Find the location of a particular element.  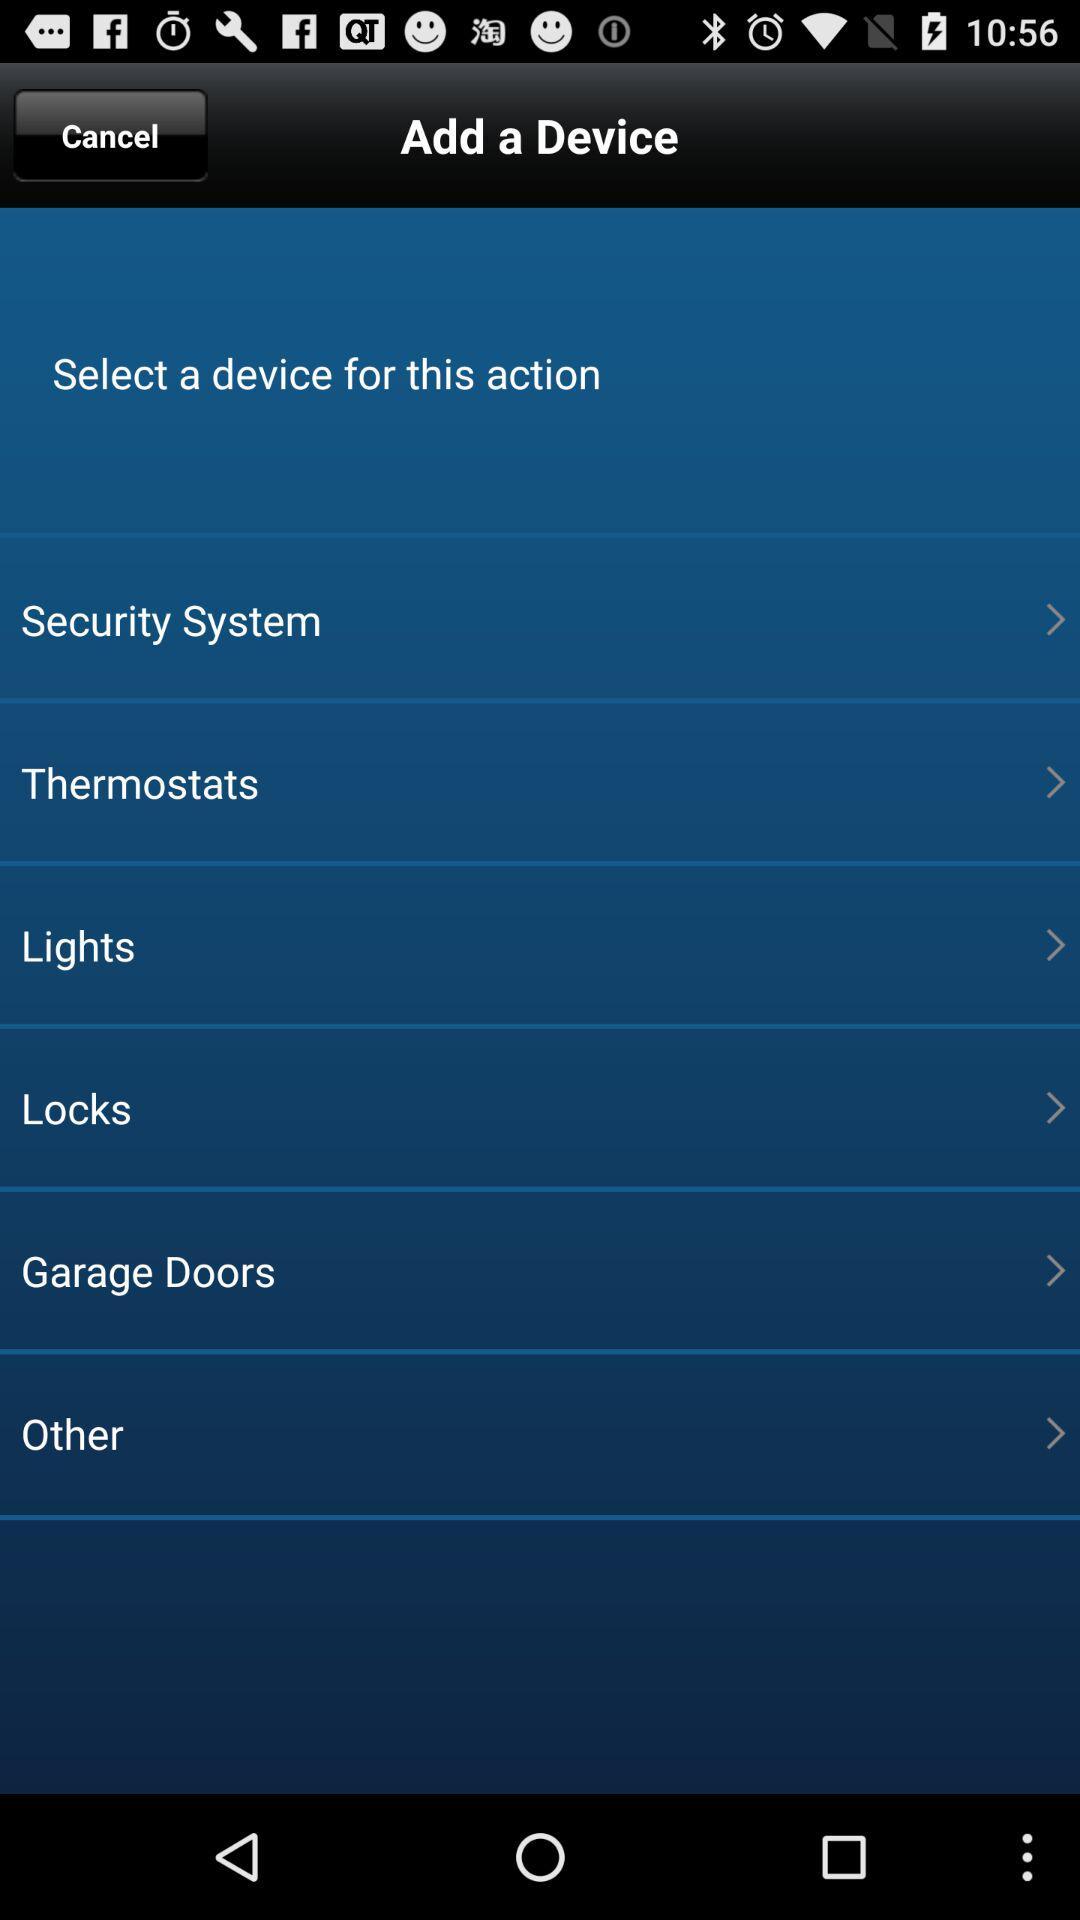

the item above the other icon is located at coordinates (532, 1269).